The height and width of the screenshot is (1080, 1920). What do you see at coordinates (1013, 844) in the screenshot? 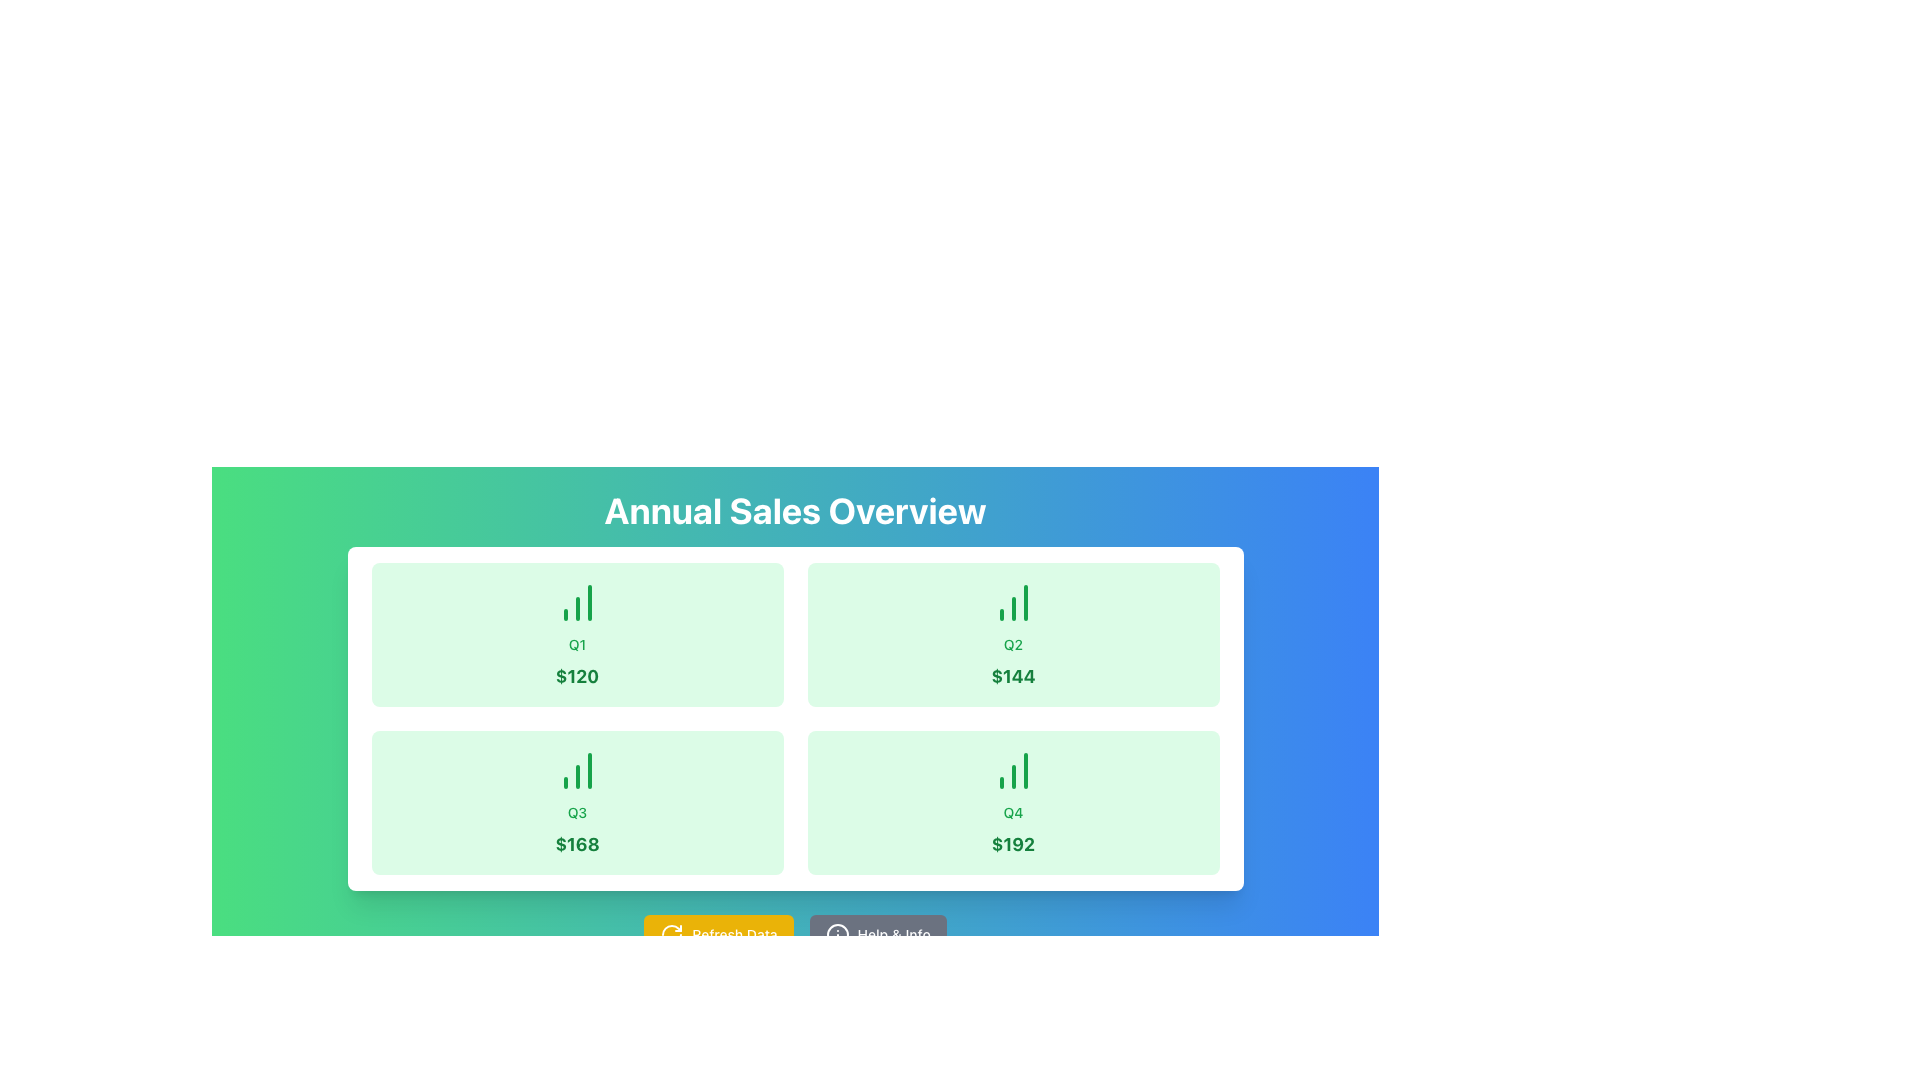
I see `the Text Label displaying the Q4 category value` at bounding box center [1013, 844].